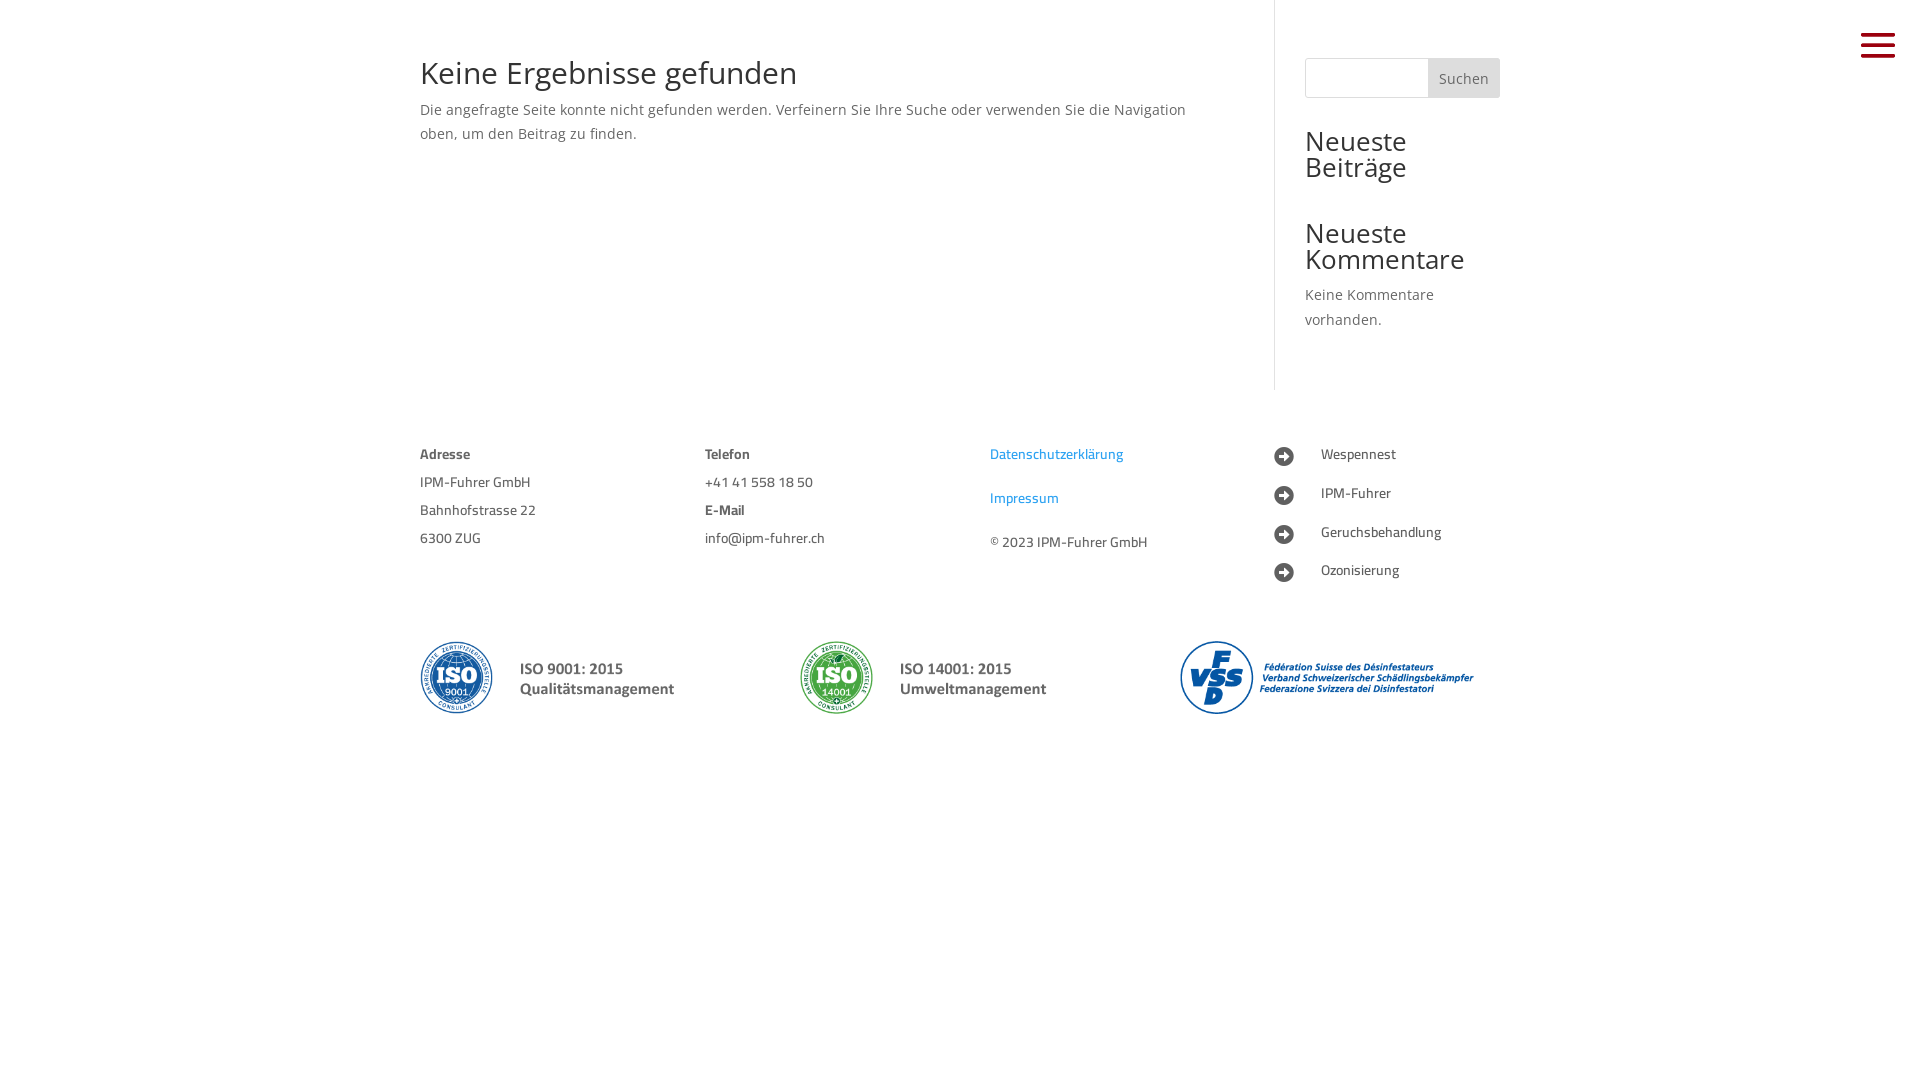 This screenshot has width=1920, height=1080. Describe the element at coordinates (1339, 676) in the screenshot. I see `'fsd_vss_logo_500'` at that location.